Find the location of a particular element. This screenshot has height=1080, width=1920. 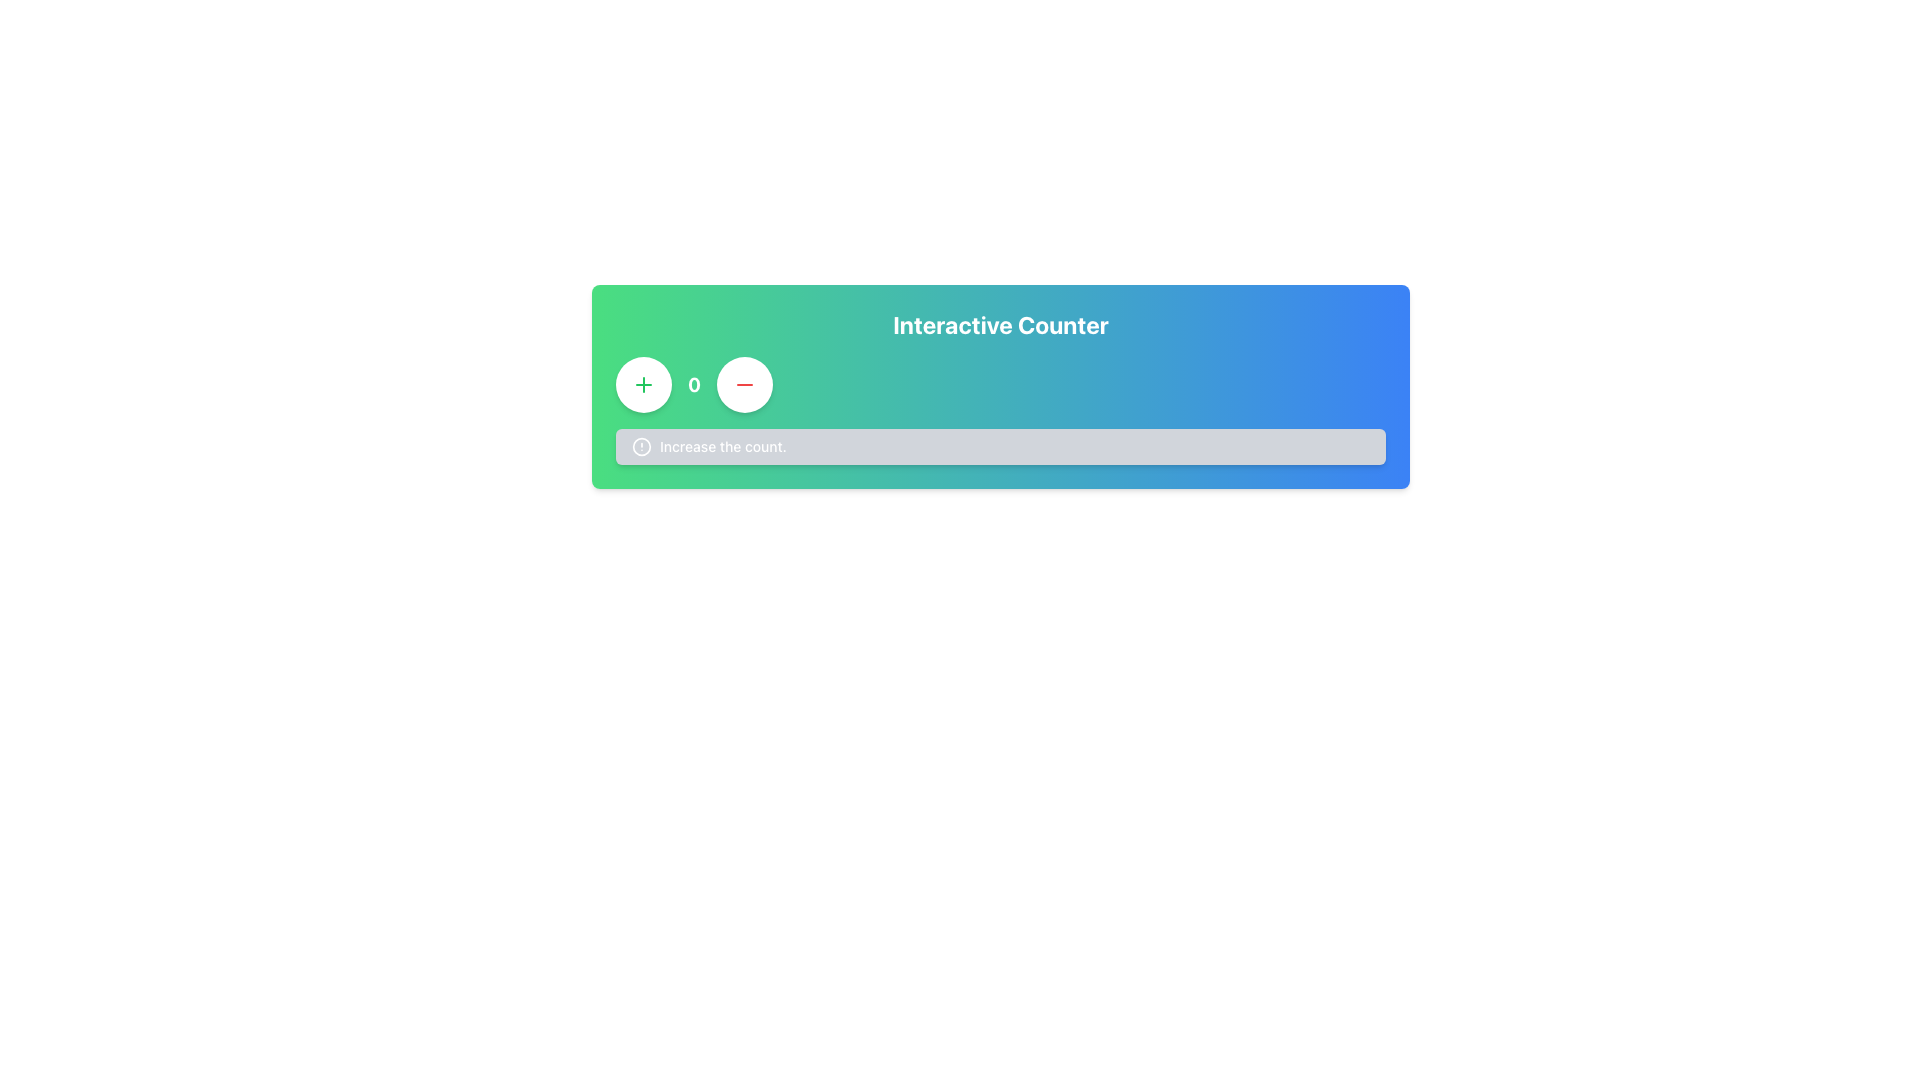

the increment button located to the left of the numeric display to trigger hover effects is located at coordinates (643, 385).